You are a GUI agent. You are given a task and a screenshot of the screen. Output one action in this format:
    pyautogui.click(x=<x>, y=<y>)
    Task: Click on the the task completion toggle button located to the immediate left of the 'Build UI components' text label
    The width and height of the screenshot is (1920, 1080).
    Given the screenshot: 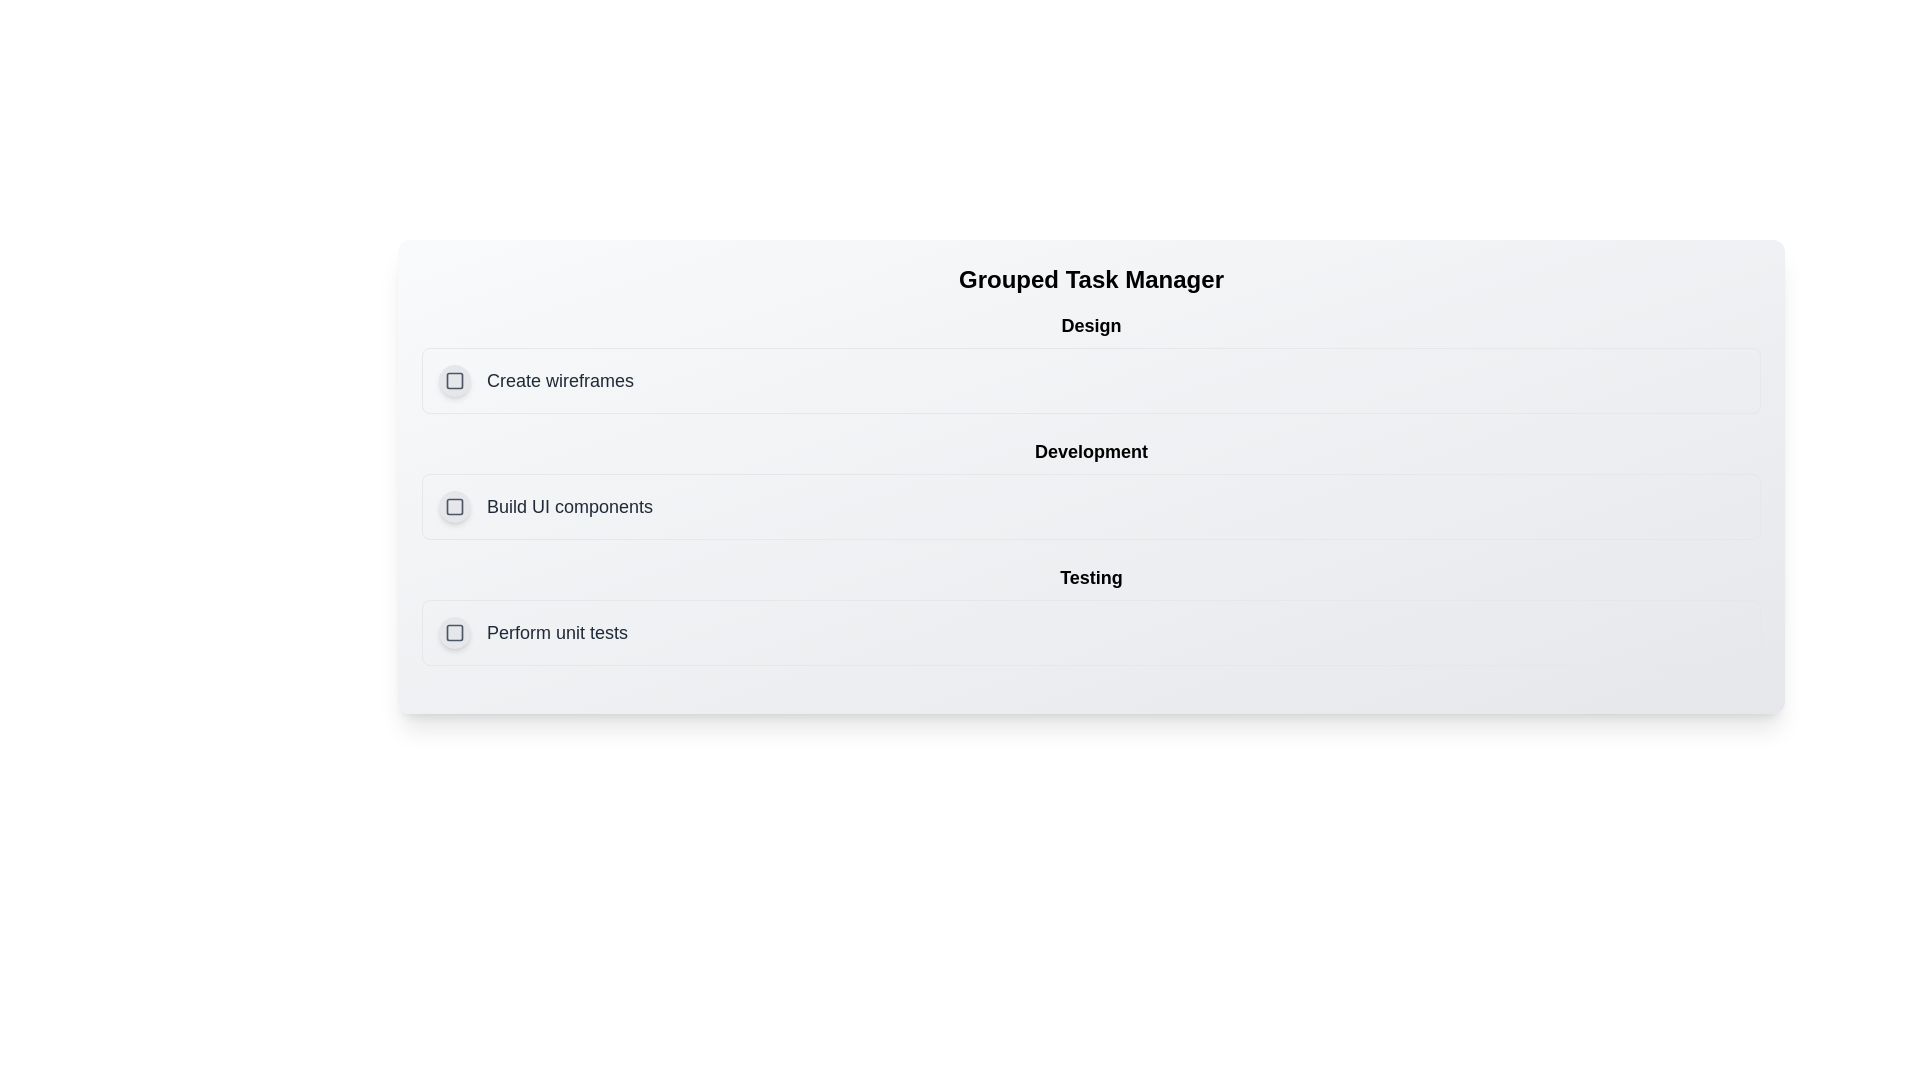 What is the action you would take?
    pyautogui.click(x=454, y=505)
    